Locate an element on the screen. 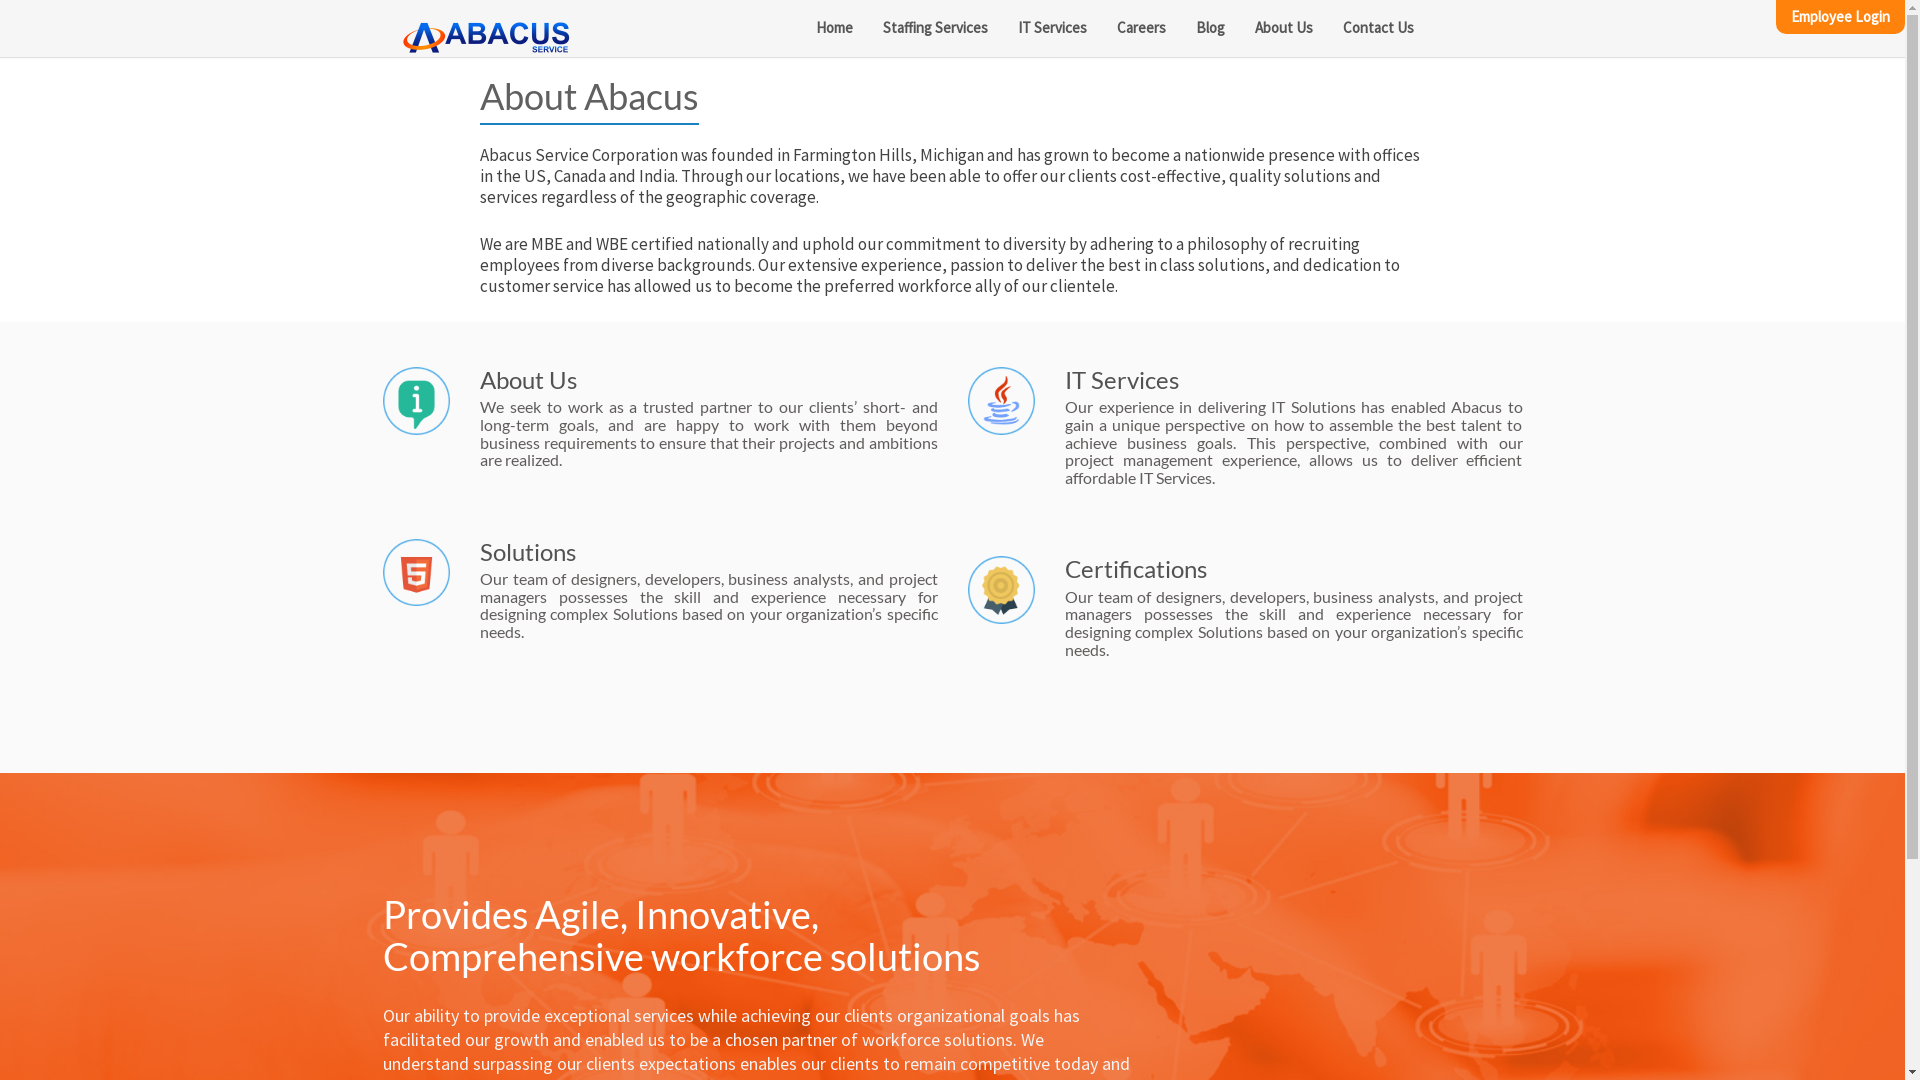  'Careers' is located at coordinates (1141, 27).